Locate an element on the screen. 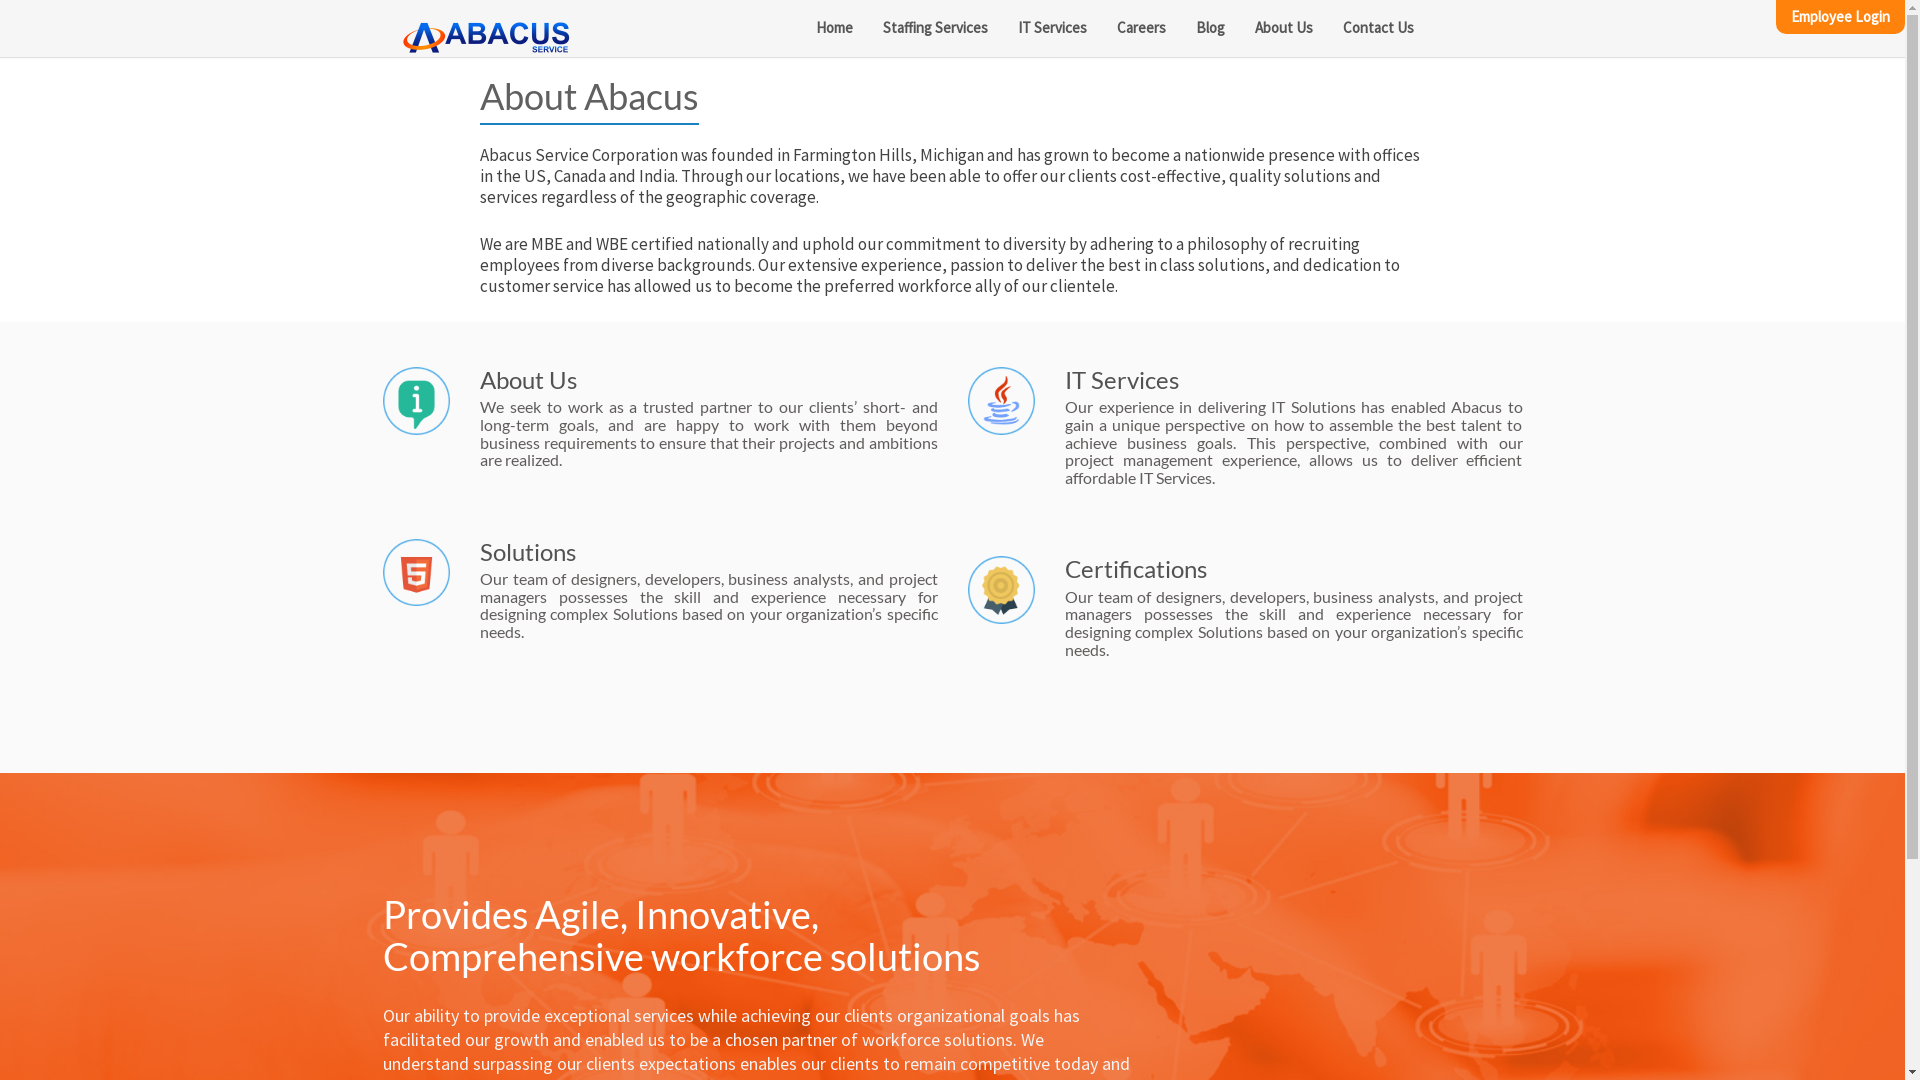  'Careers' is located at coordinates (1141, 27).